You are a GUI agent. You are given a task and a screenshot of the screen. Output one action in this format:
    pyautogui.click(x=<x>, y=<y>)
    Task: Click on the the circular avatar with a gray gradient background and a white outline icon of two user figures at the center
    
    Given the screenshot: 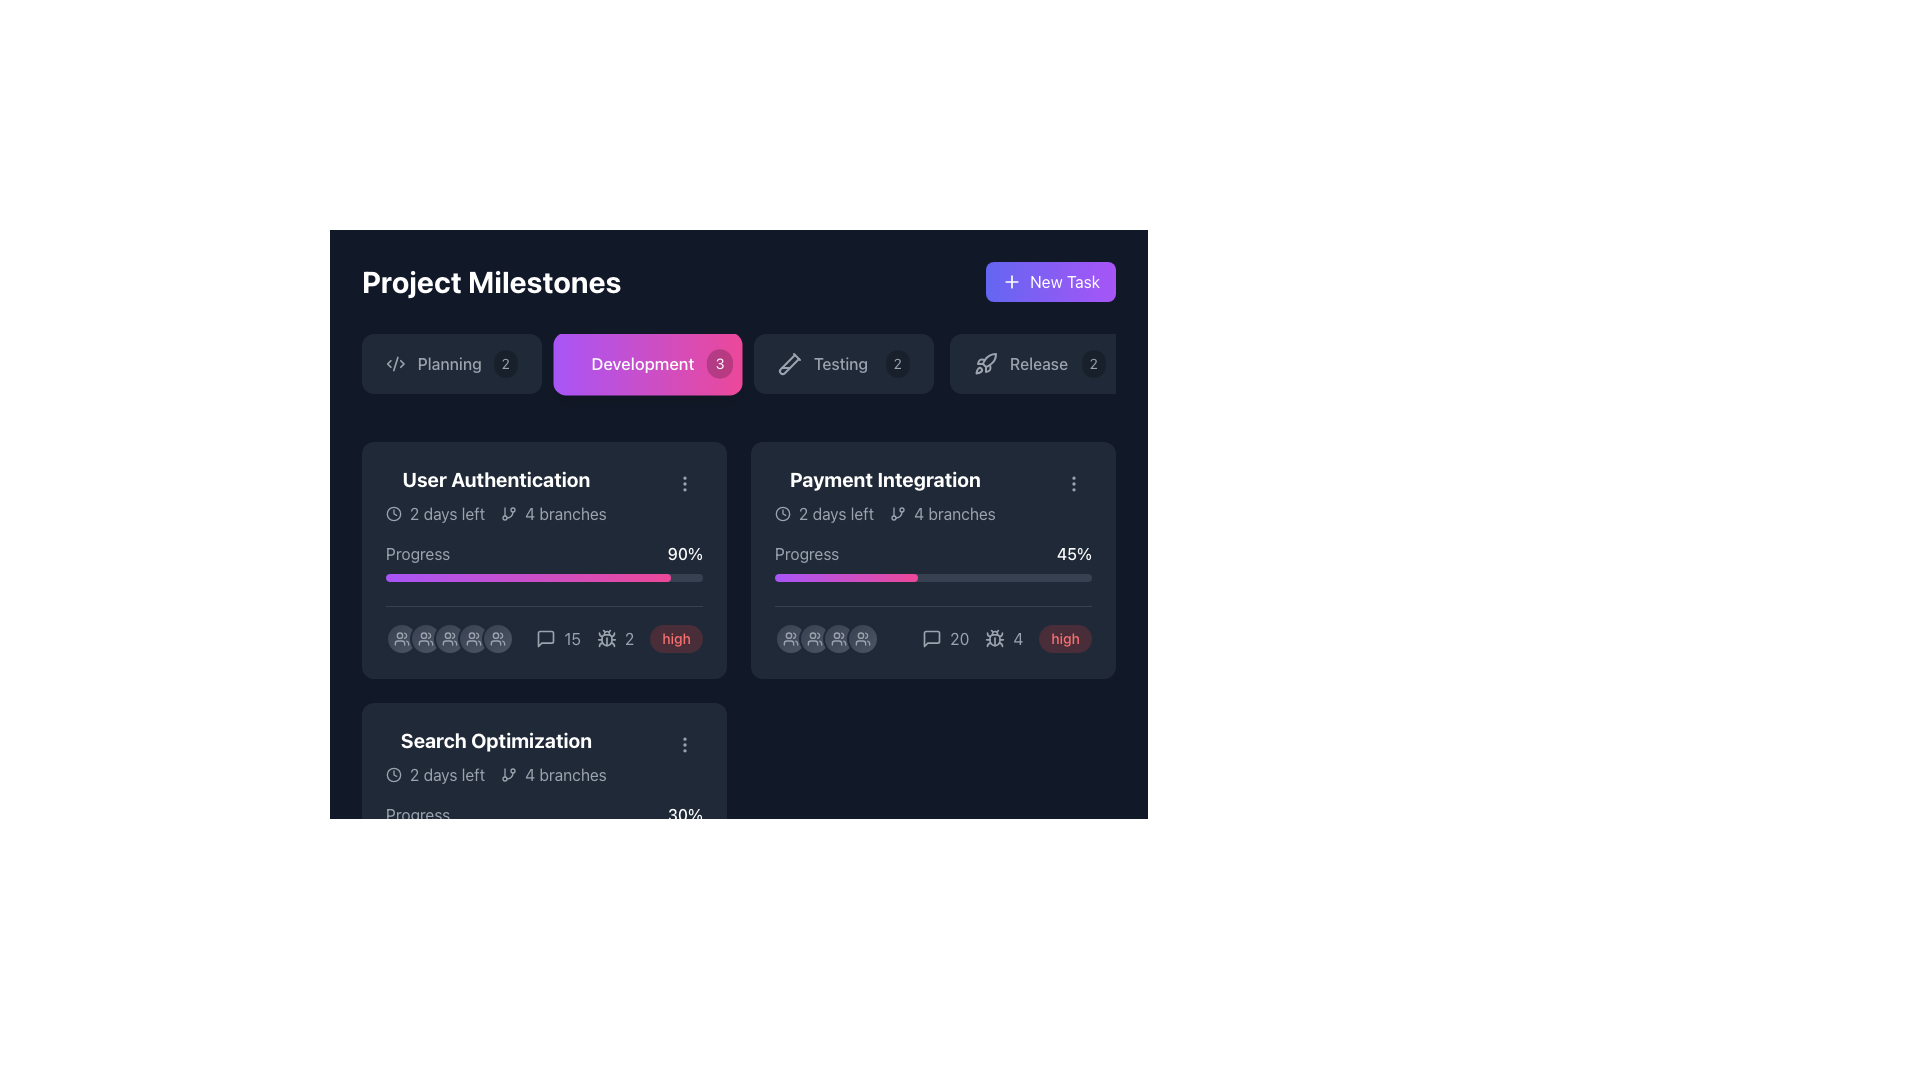 What is the action you would take?
    pyautogui.click(x=449, y=639)
    